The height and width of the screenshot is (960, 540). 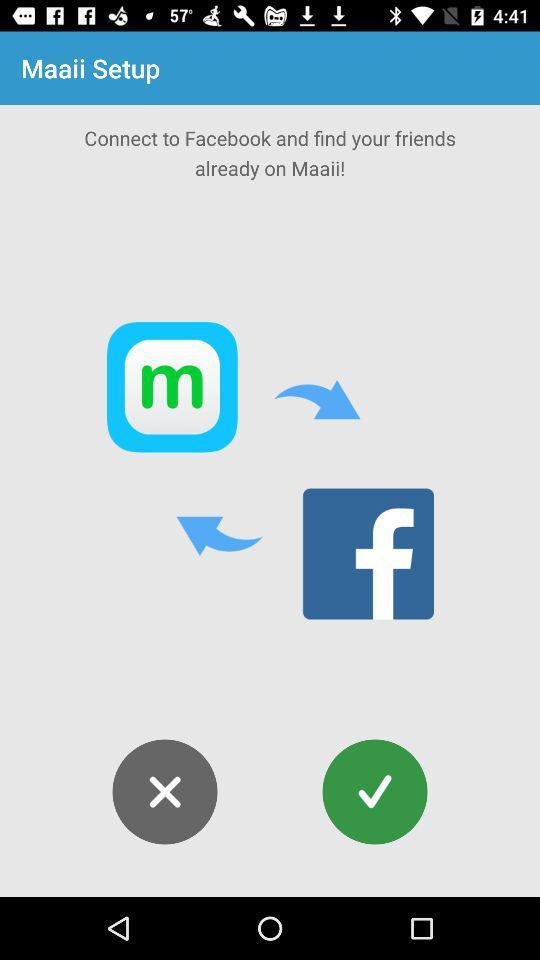 I want to click on the close icon, so click(x=164, y=792).